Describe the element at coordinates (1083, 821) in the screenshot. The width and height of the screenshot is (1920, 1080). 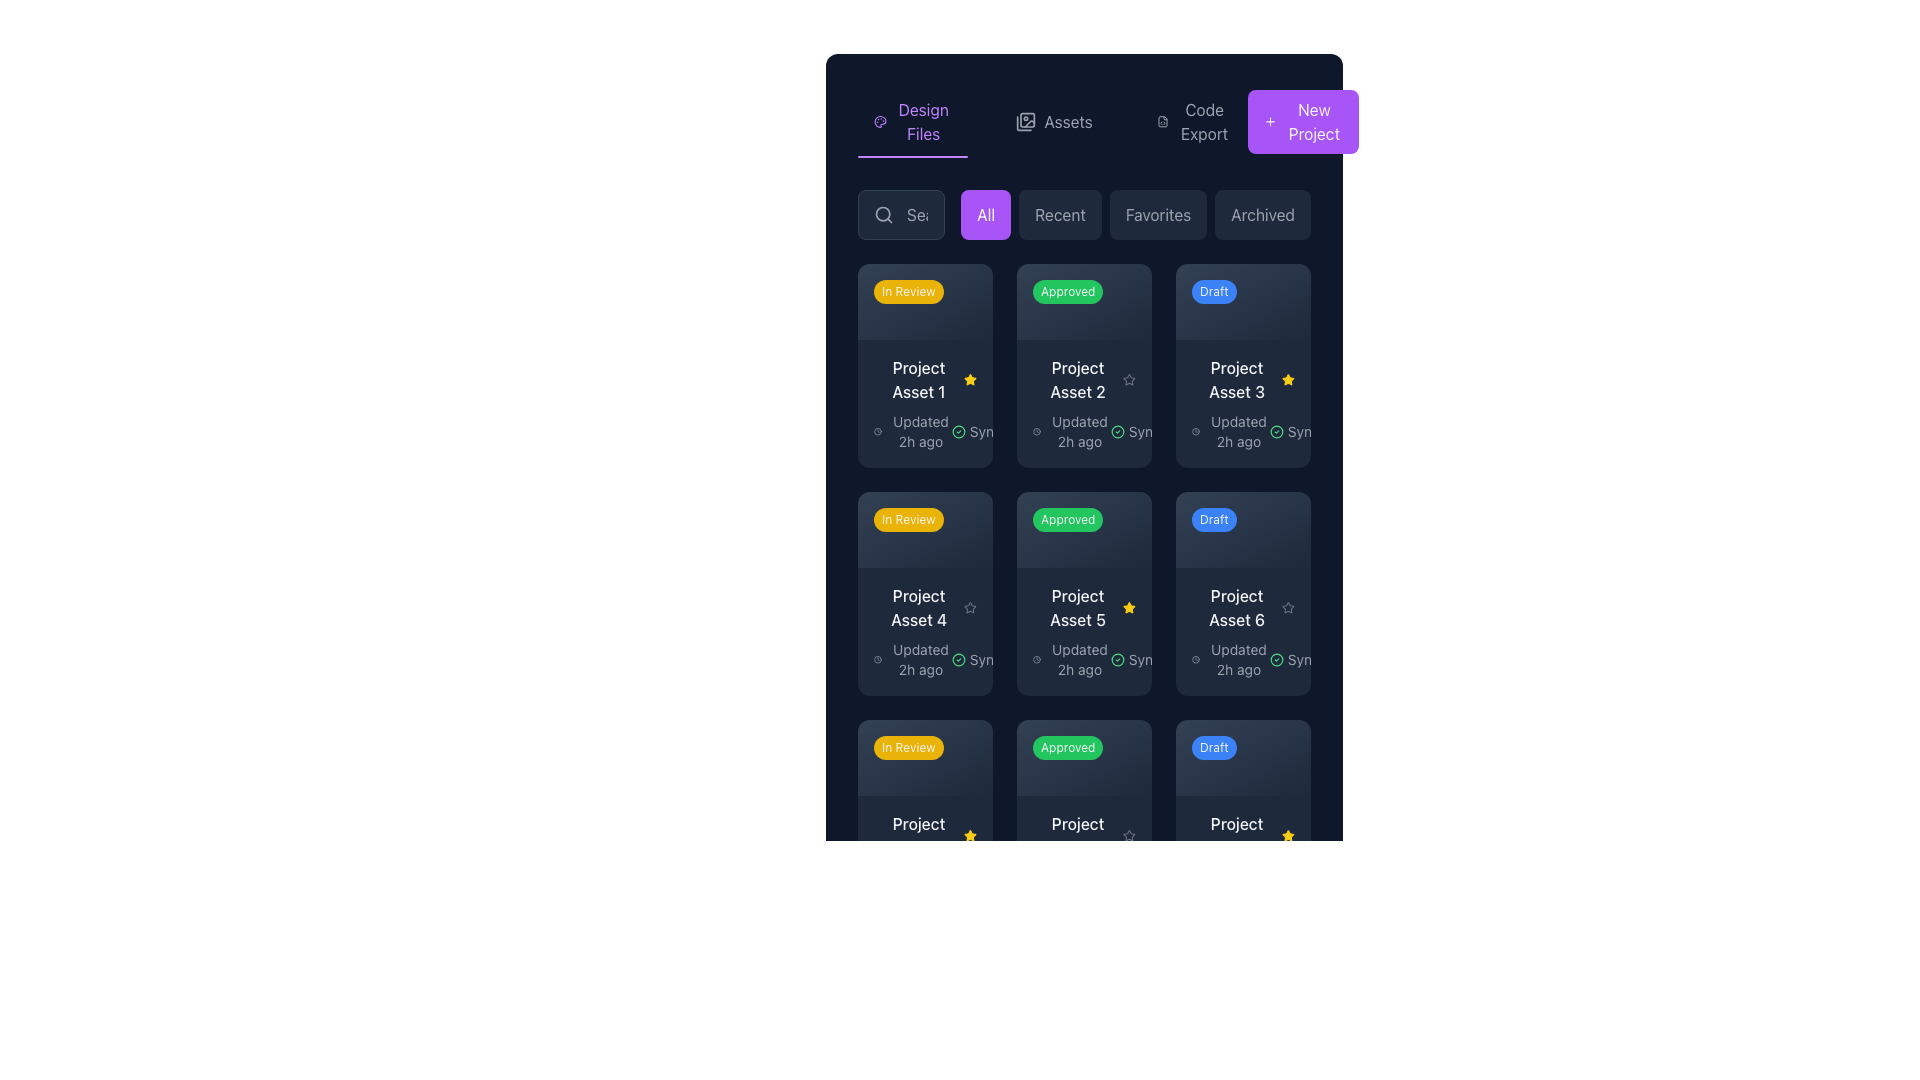
I see `the project summary card located` at that location.